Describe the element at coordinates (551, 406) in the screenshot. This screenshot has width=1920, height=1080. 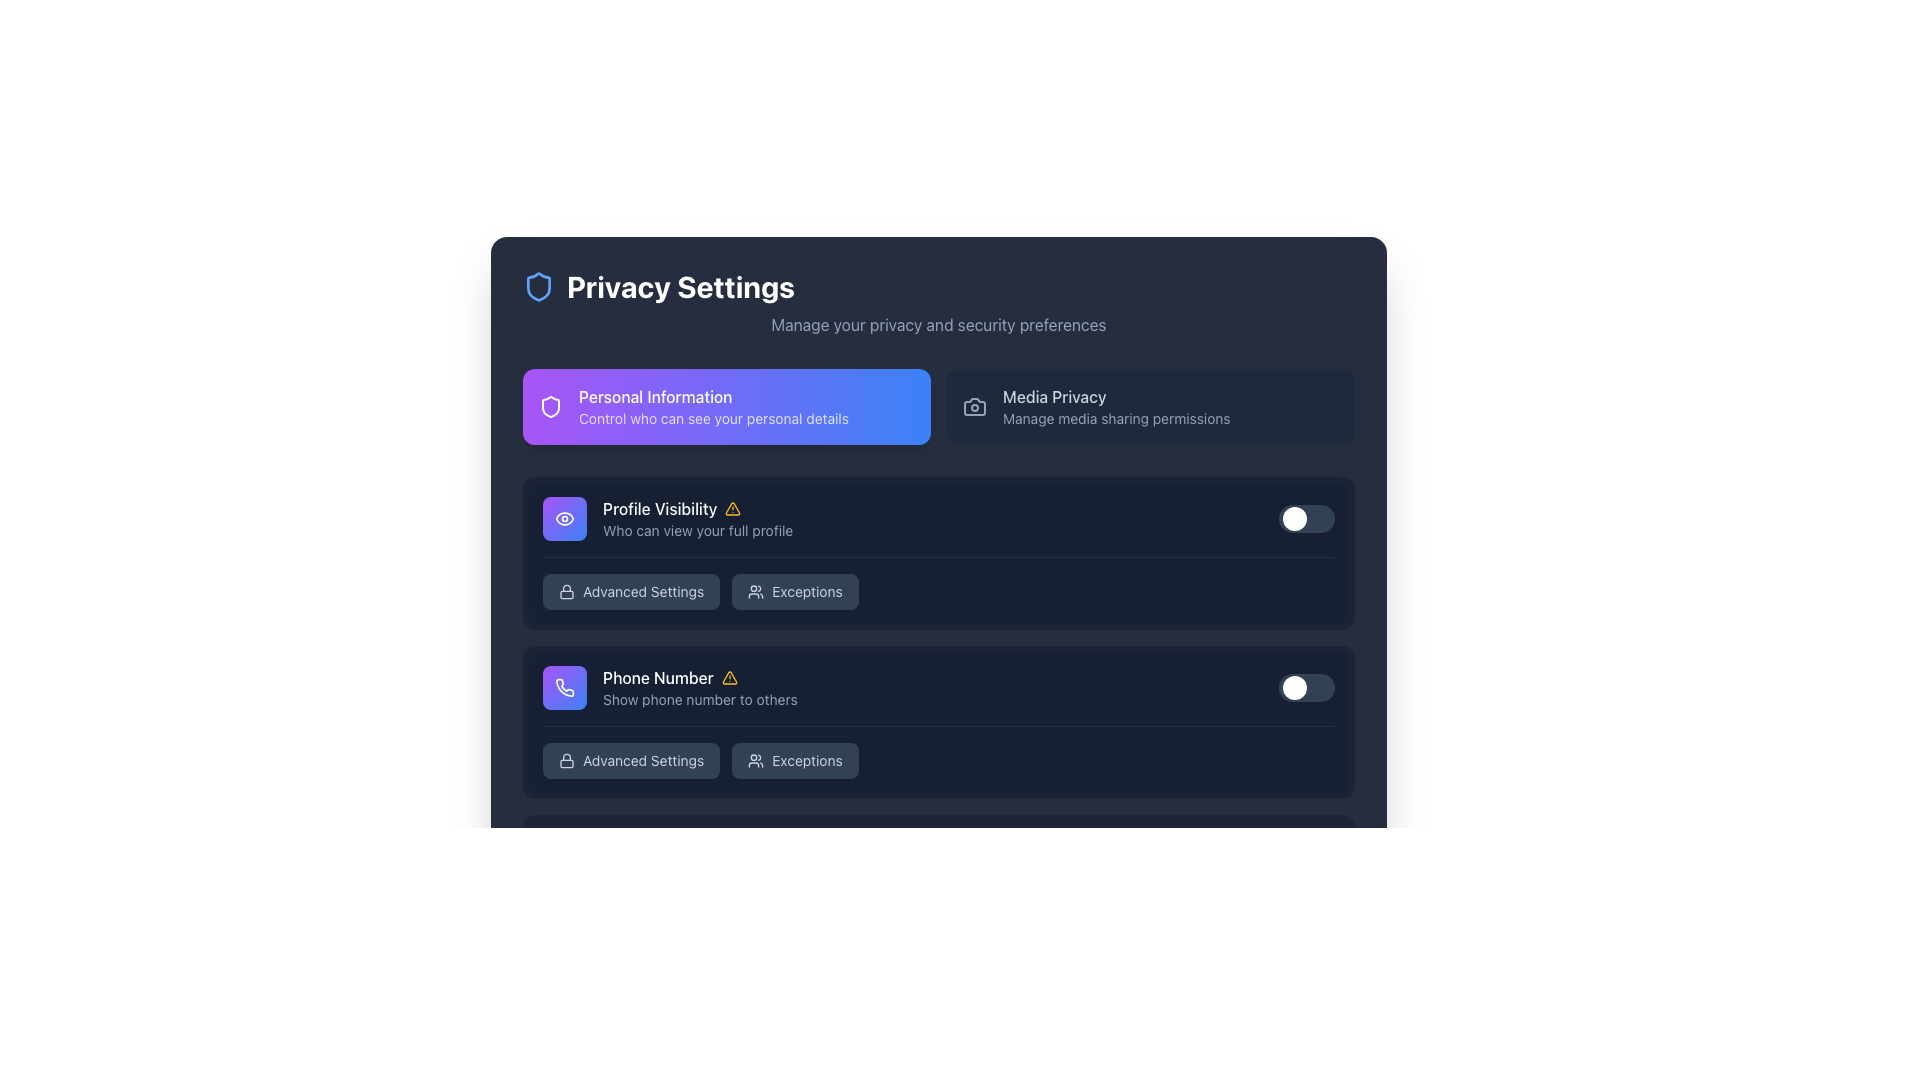
I see `the shield icon located in the 'Privacy Settings' section, positioned before the title text 'Privacy Settings'` at that location.